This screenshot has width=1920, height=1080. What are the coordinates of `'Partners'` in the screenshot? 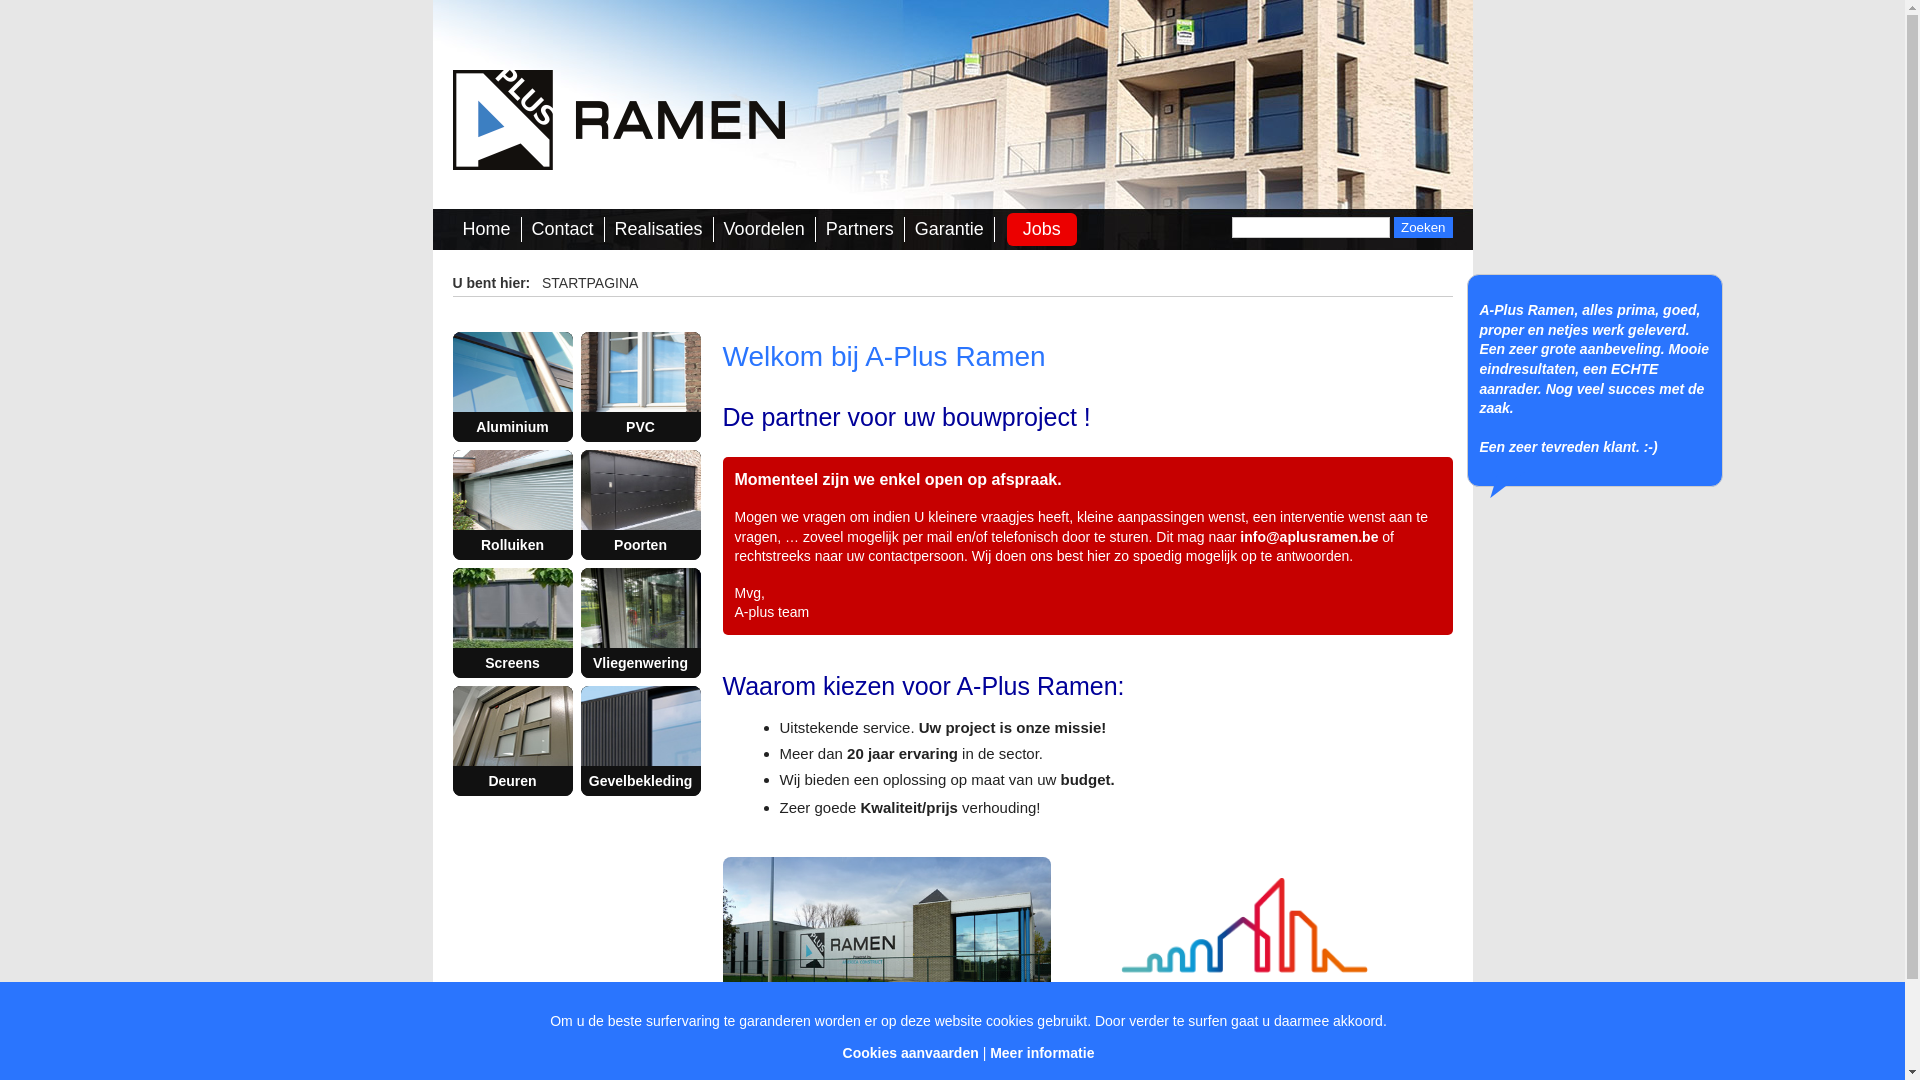 It's located at (859, 227).